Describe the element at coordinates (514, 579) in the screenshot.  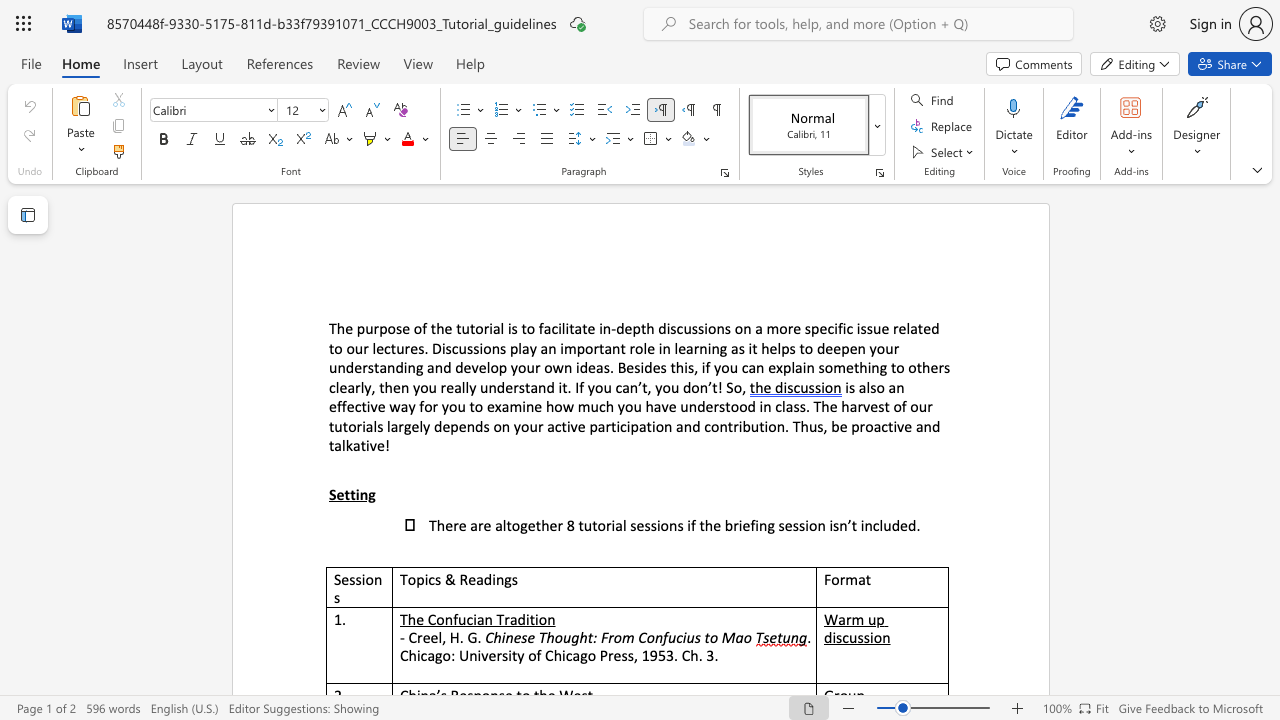
I see `the 2th character "s" in the text` at that location.